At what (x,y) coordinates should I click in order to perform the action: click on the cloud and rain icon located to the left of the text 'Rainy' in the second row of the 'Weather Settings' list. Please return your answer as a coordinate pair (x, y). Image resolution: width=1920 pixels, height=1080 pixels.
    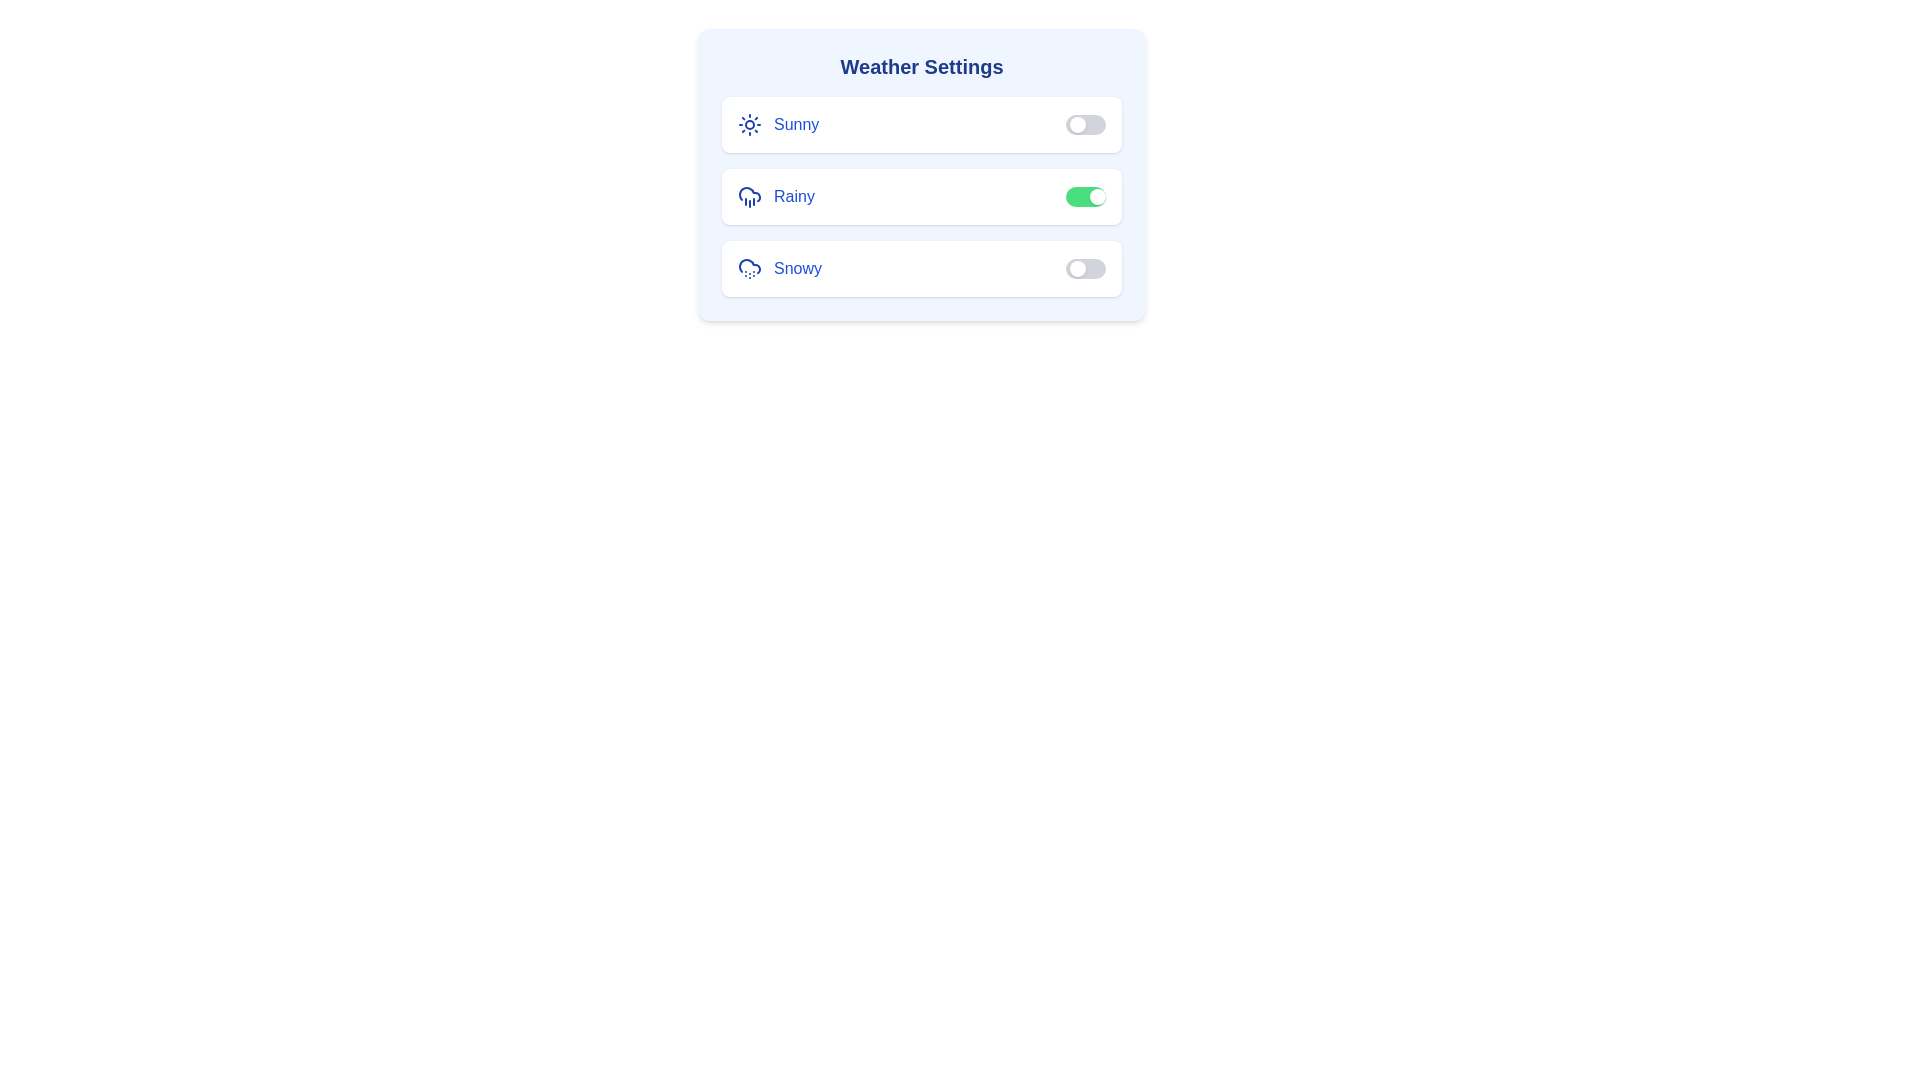
    Looking at the image, I should click on (748, 196).